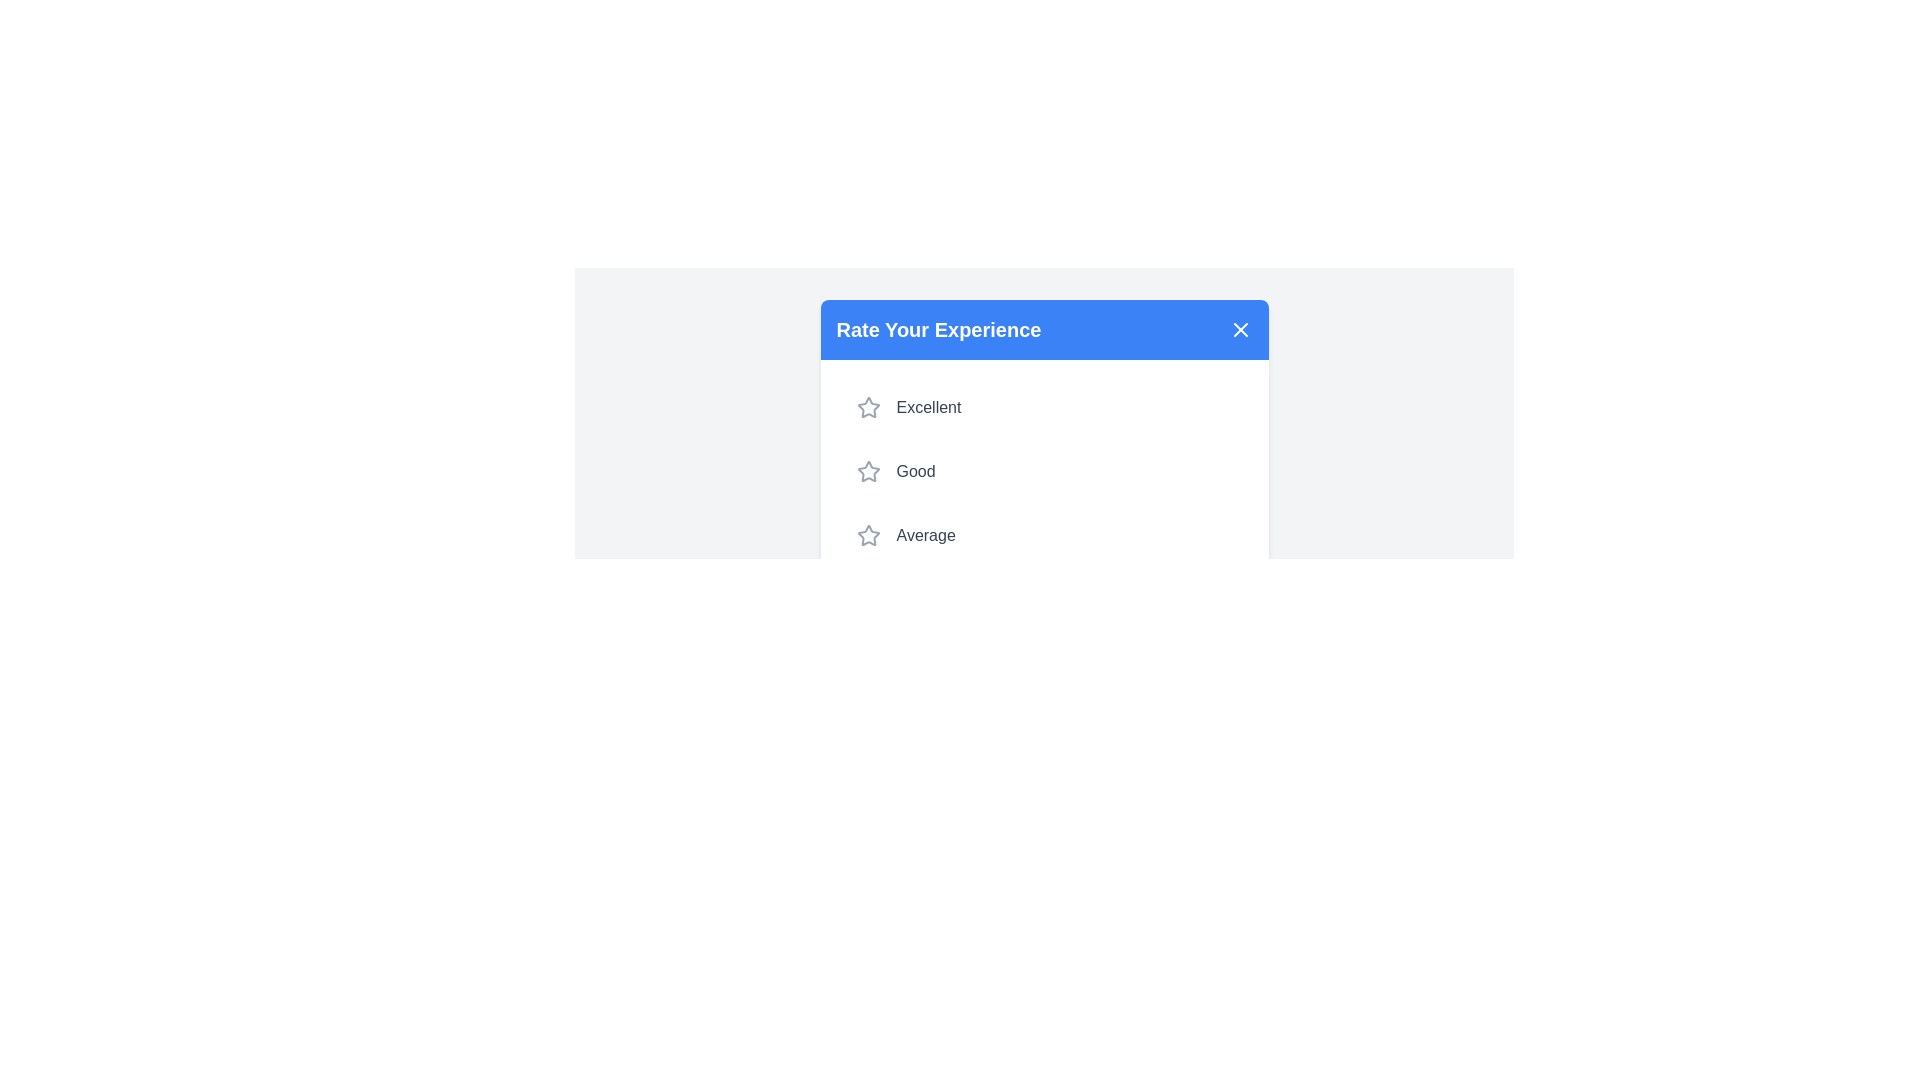  I want to click on the close button to dismiss the dialog, so click(1239, 329).